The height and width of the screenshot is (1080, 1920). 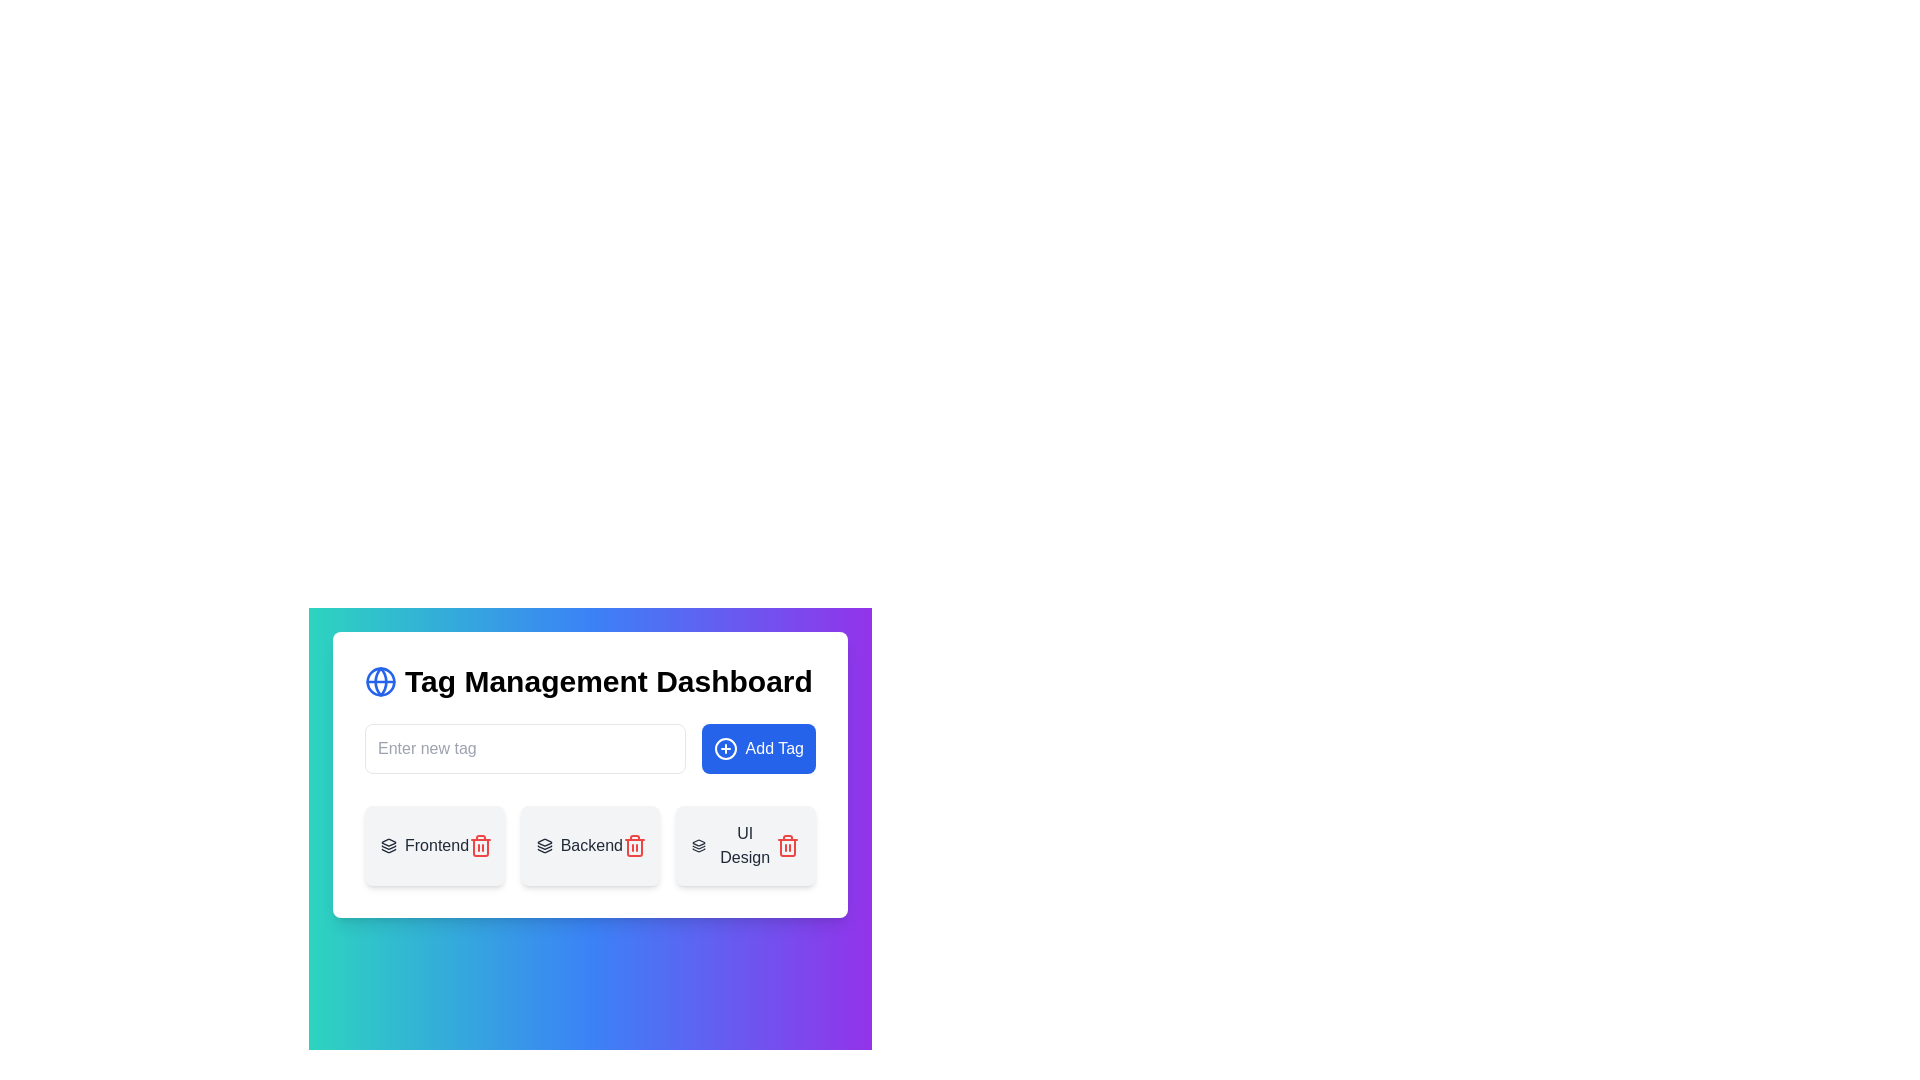 What do you see at coordinates (578, 845) in the screenshot?
I see `to select or focus the 'Backend' tag label, which is the second tag in the content section of the dashboard` at bounding box center [578, 845].